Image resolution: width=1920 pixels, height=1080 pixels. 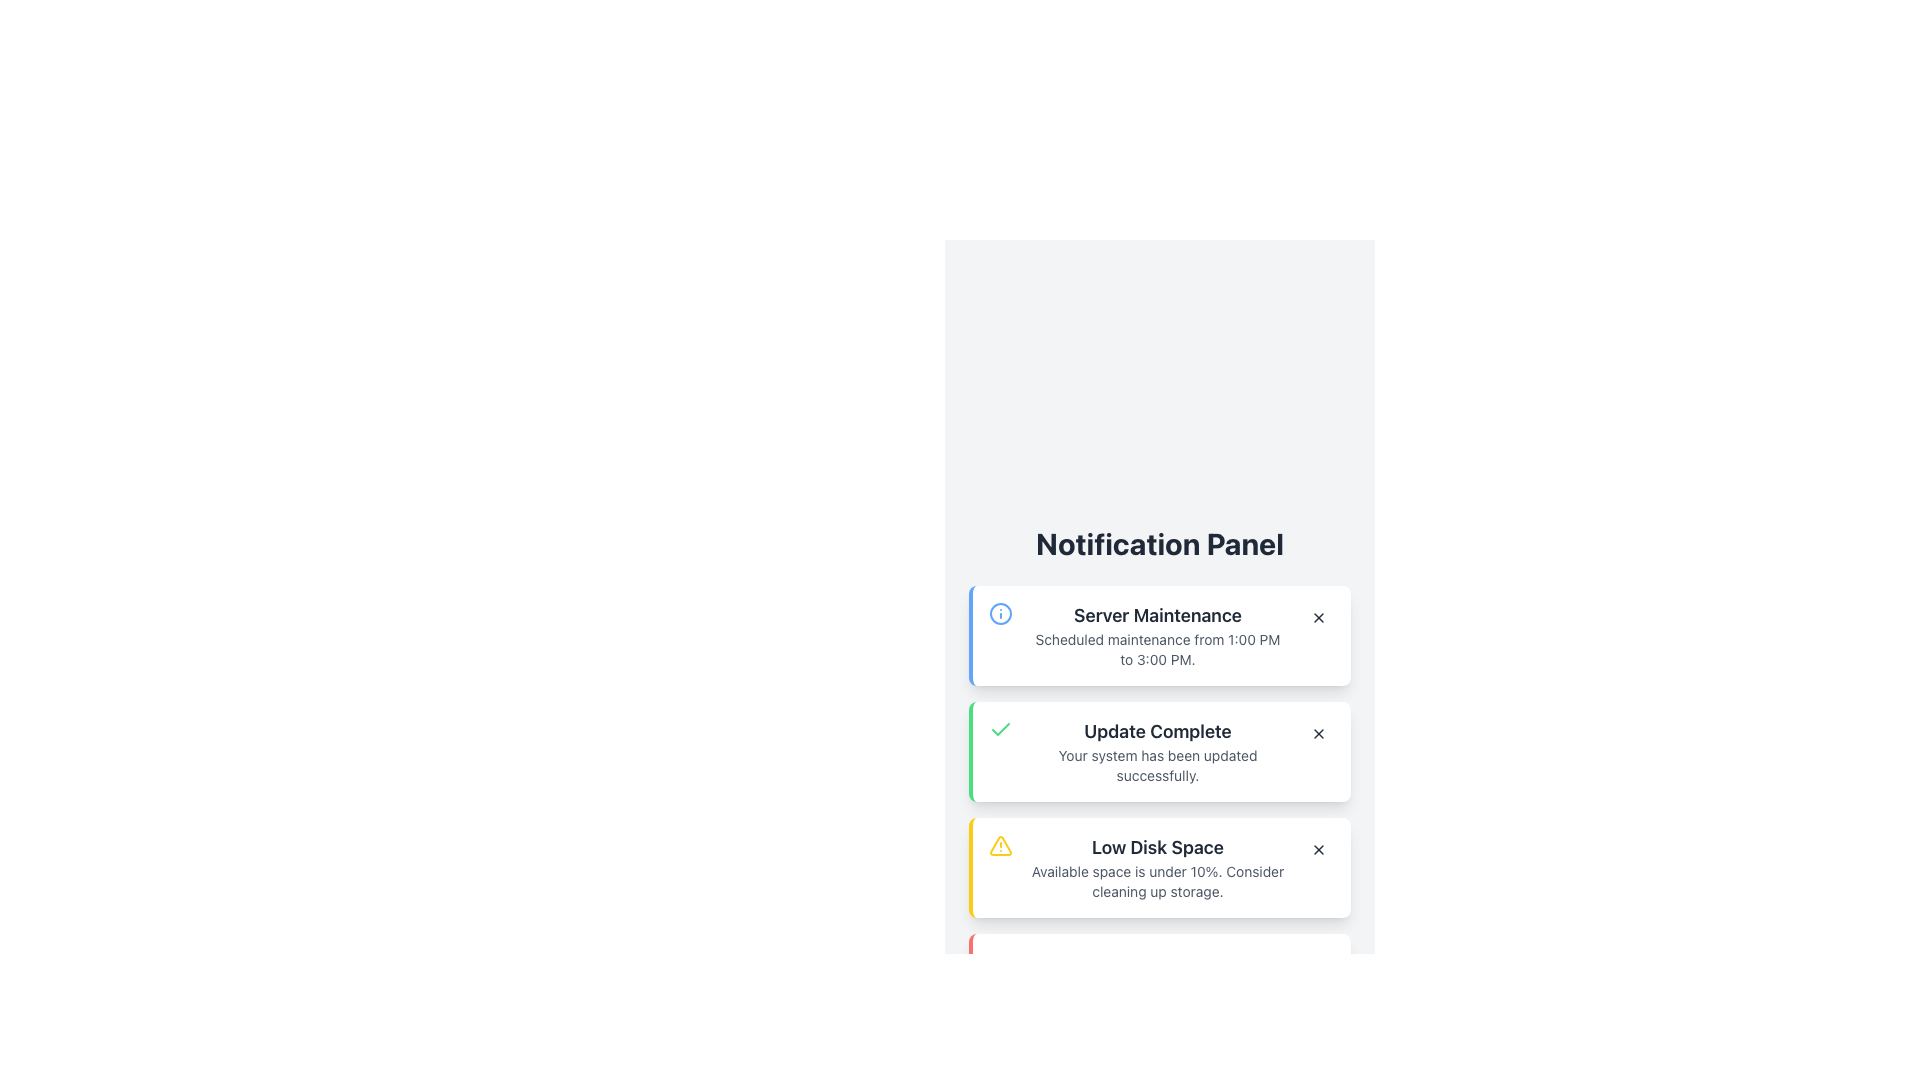 I want to click on the notification box titled 'Server Maintenance' with a white background and blue left border, so click(x=1160, y=636).